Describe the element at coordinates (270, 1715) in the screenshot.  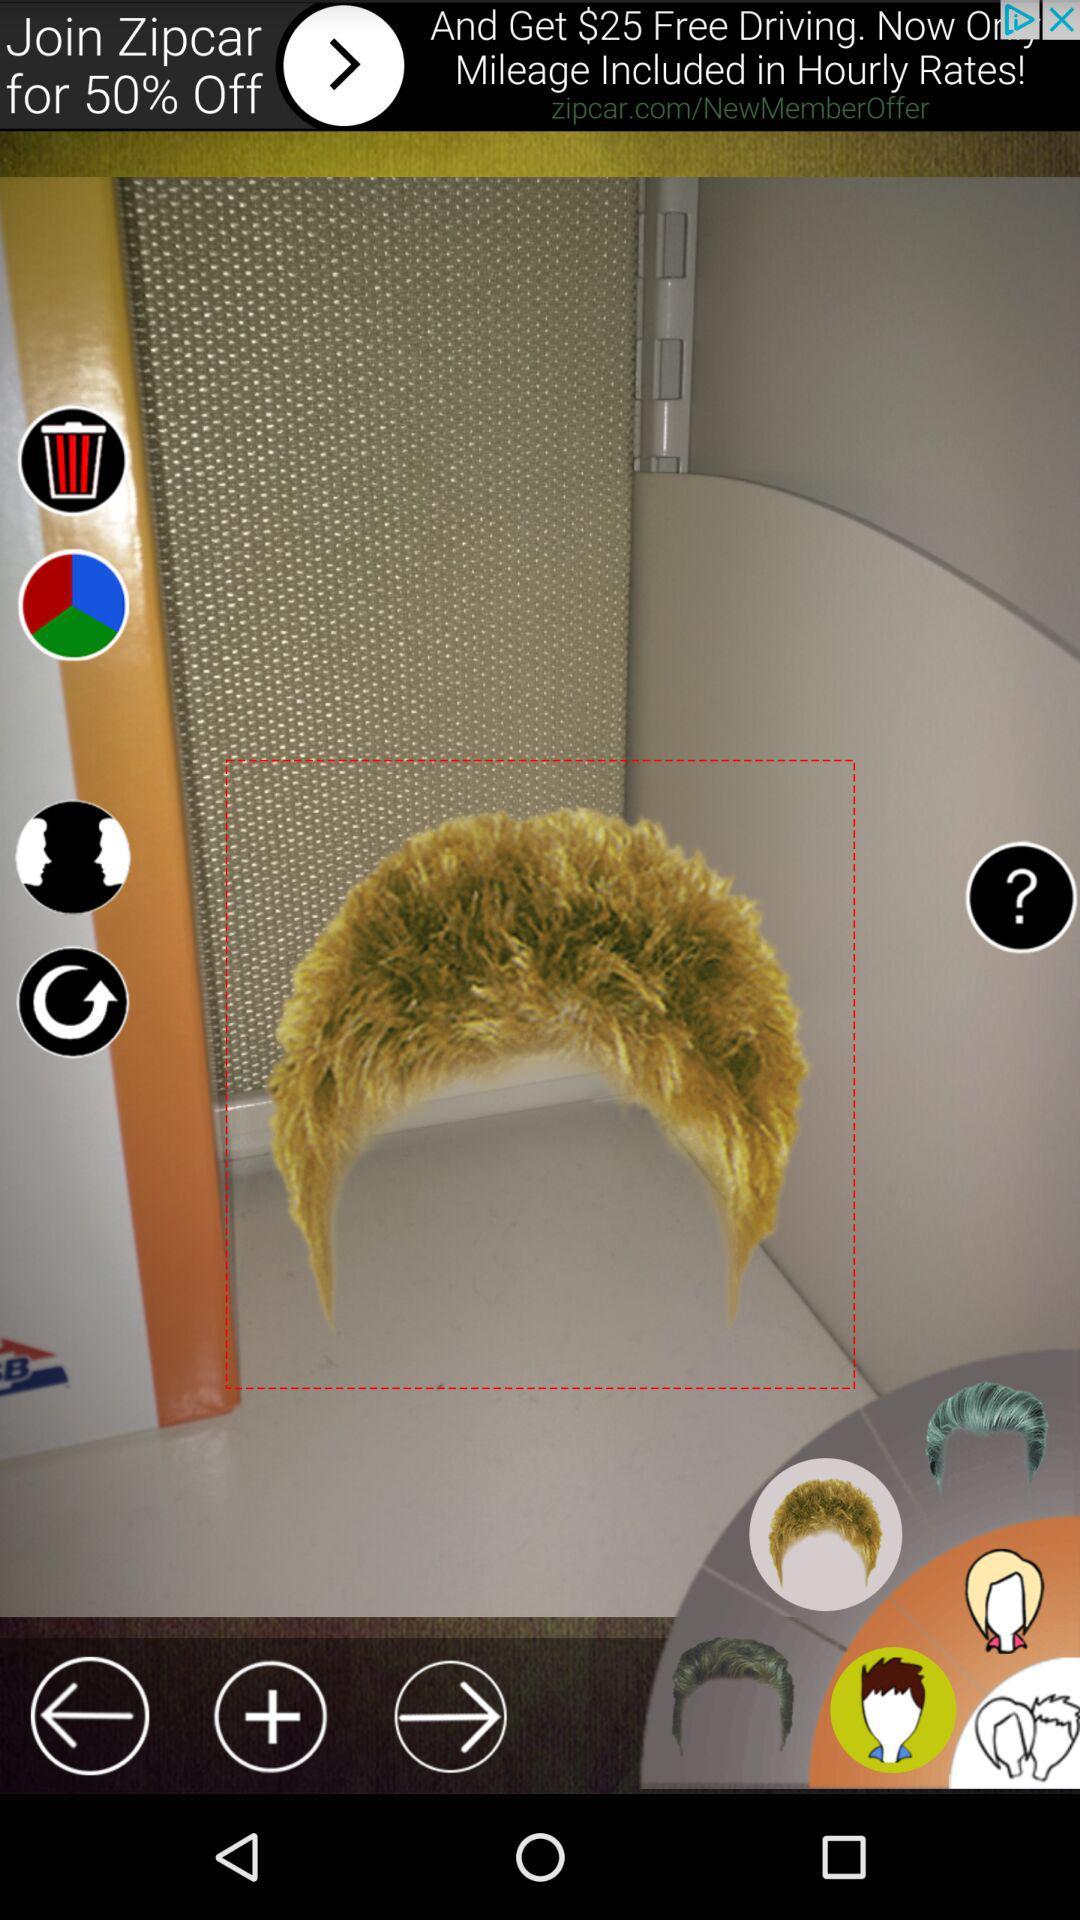
I see `button` at that location.